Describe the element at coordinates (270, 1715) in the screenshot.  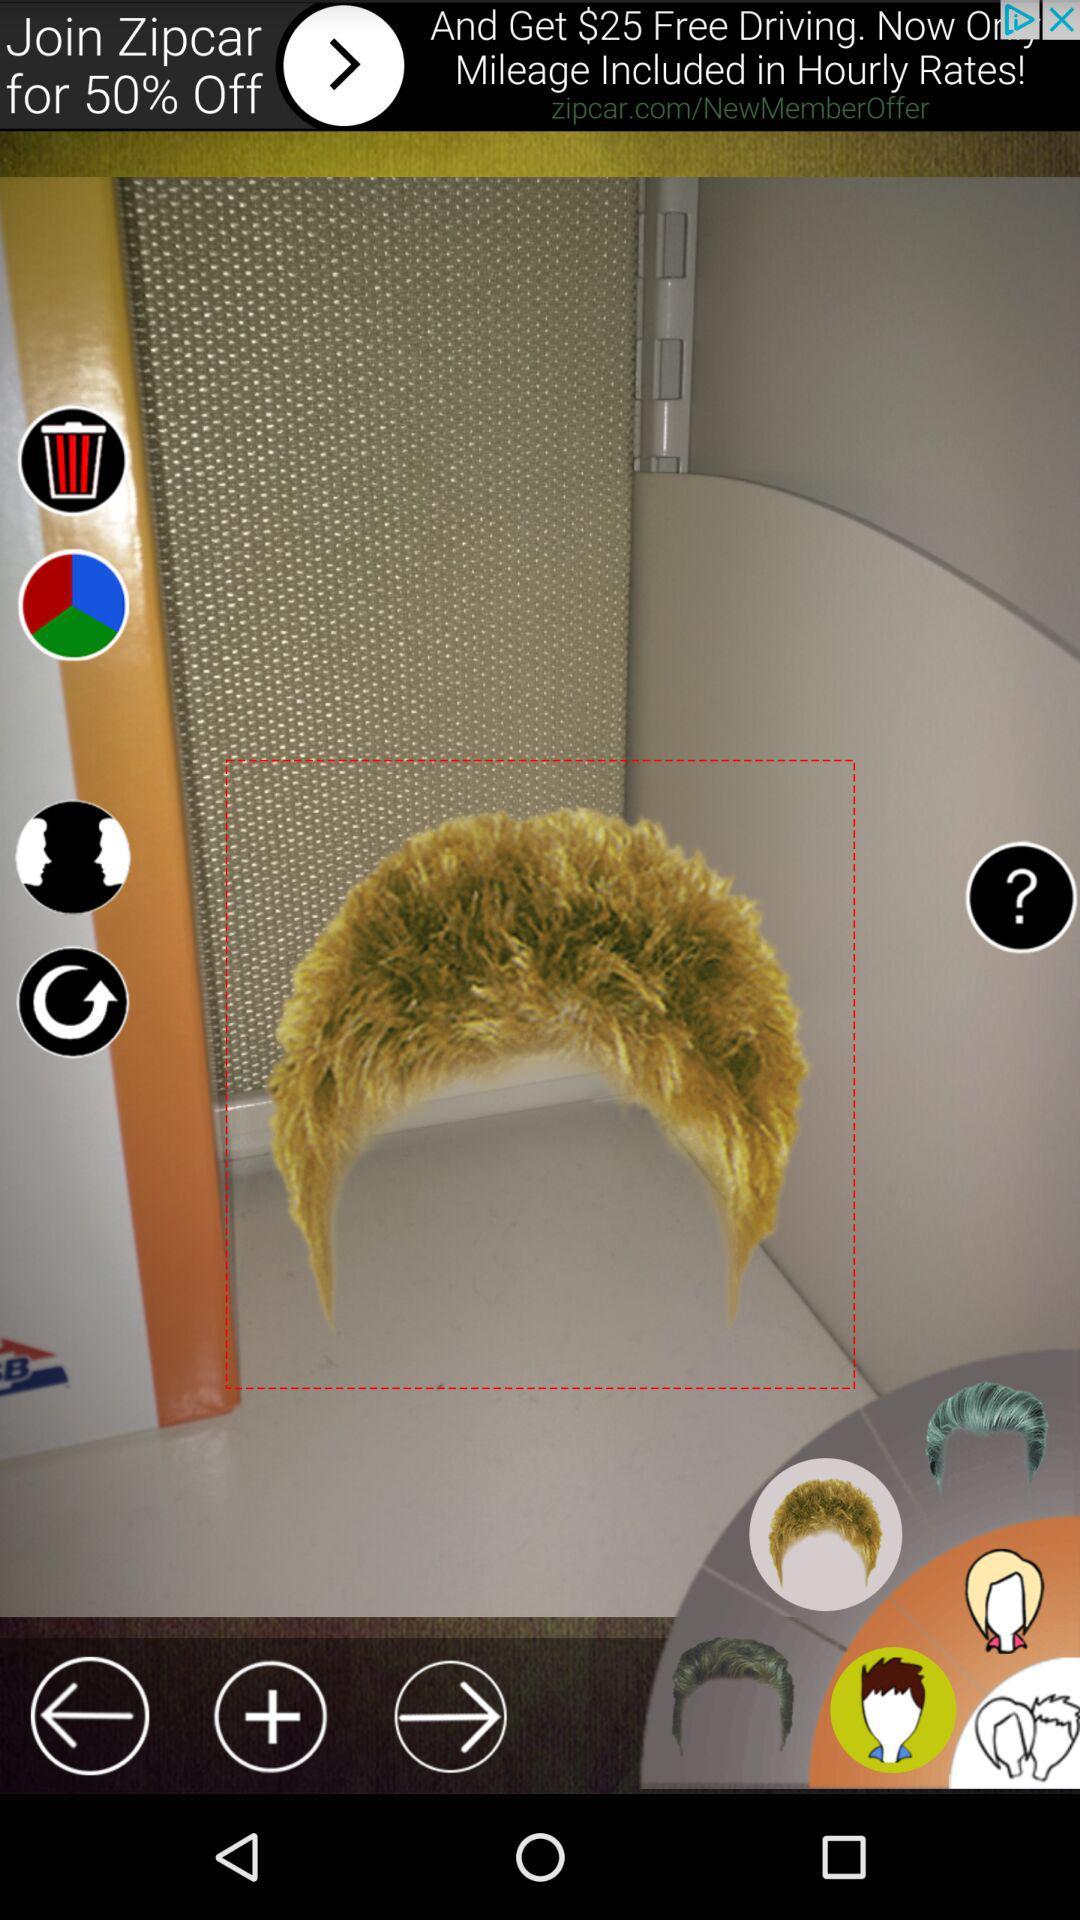
I see `button` at that location.